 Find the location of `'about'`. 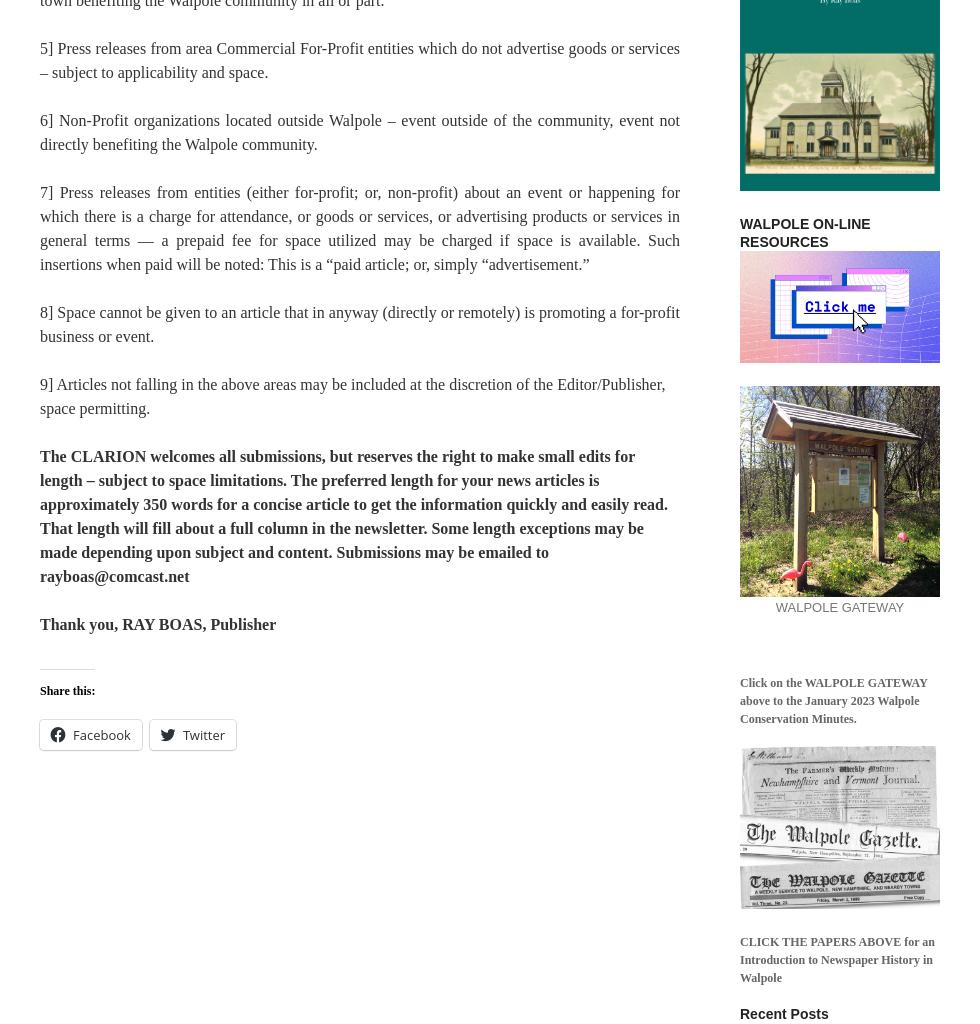

'about' is located at coordinates (194, 528).